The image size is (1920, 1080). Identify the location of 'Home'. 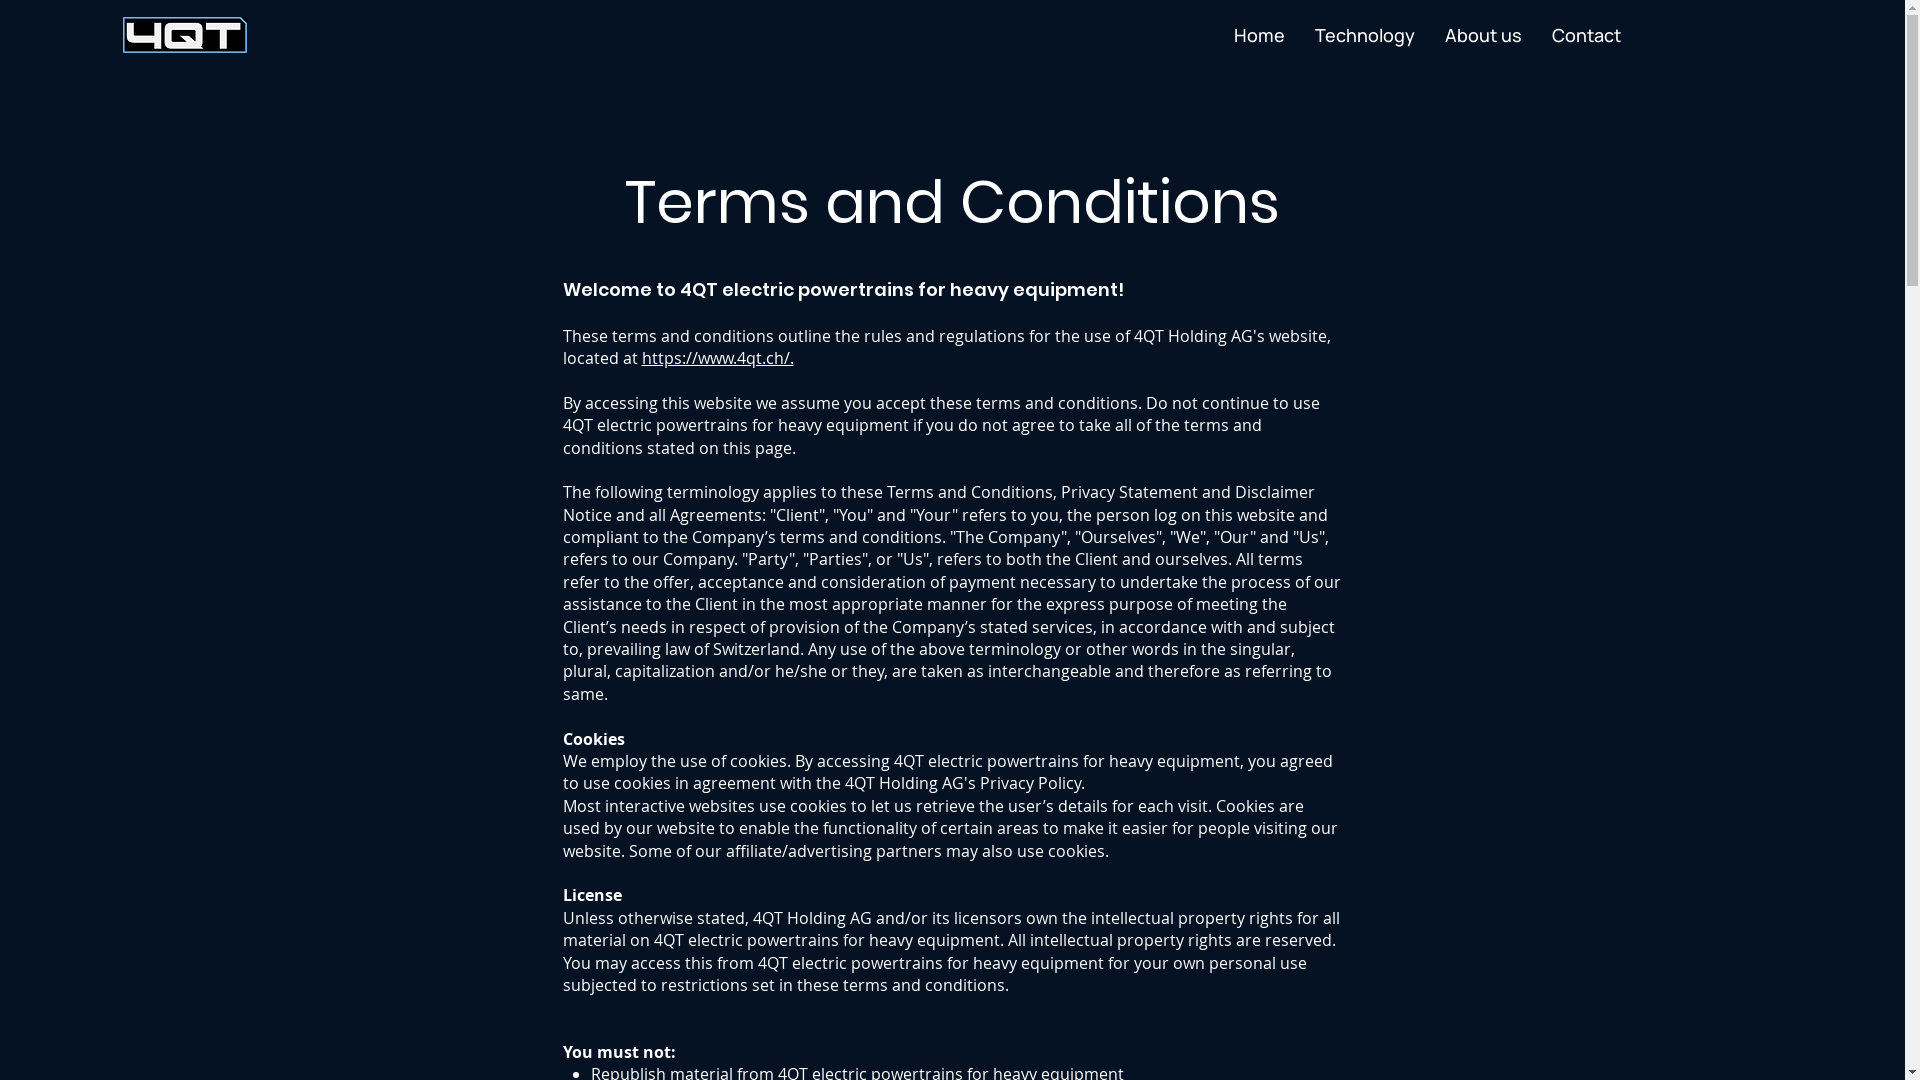
(1258, 34).